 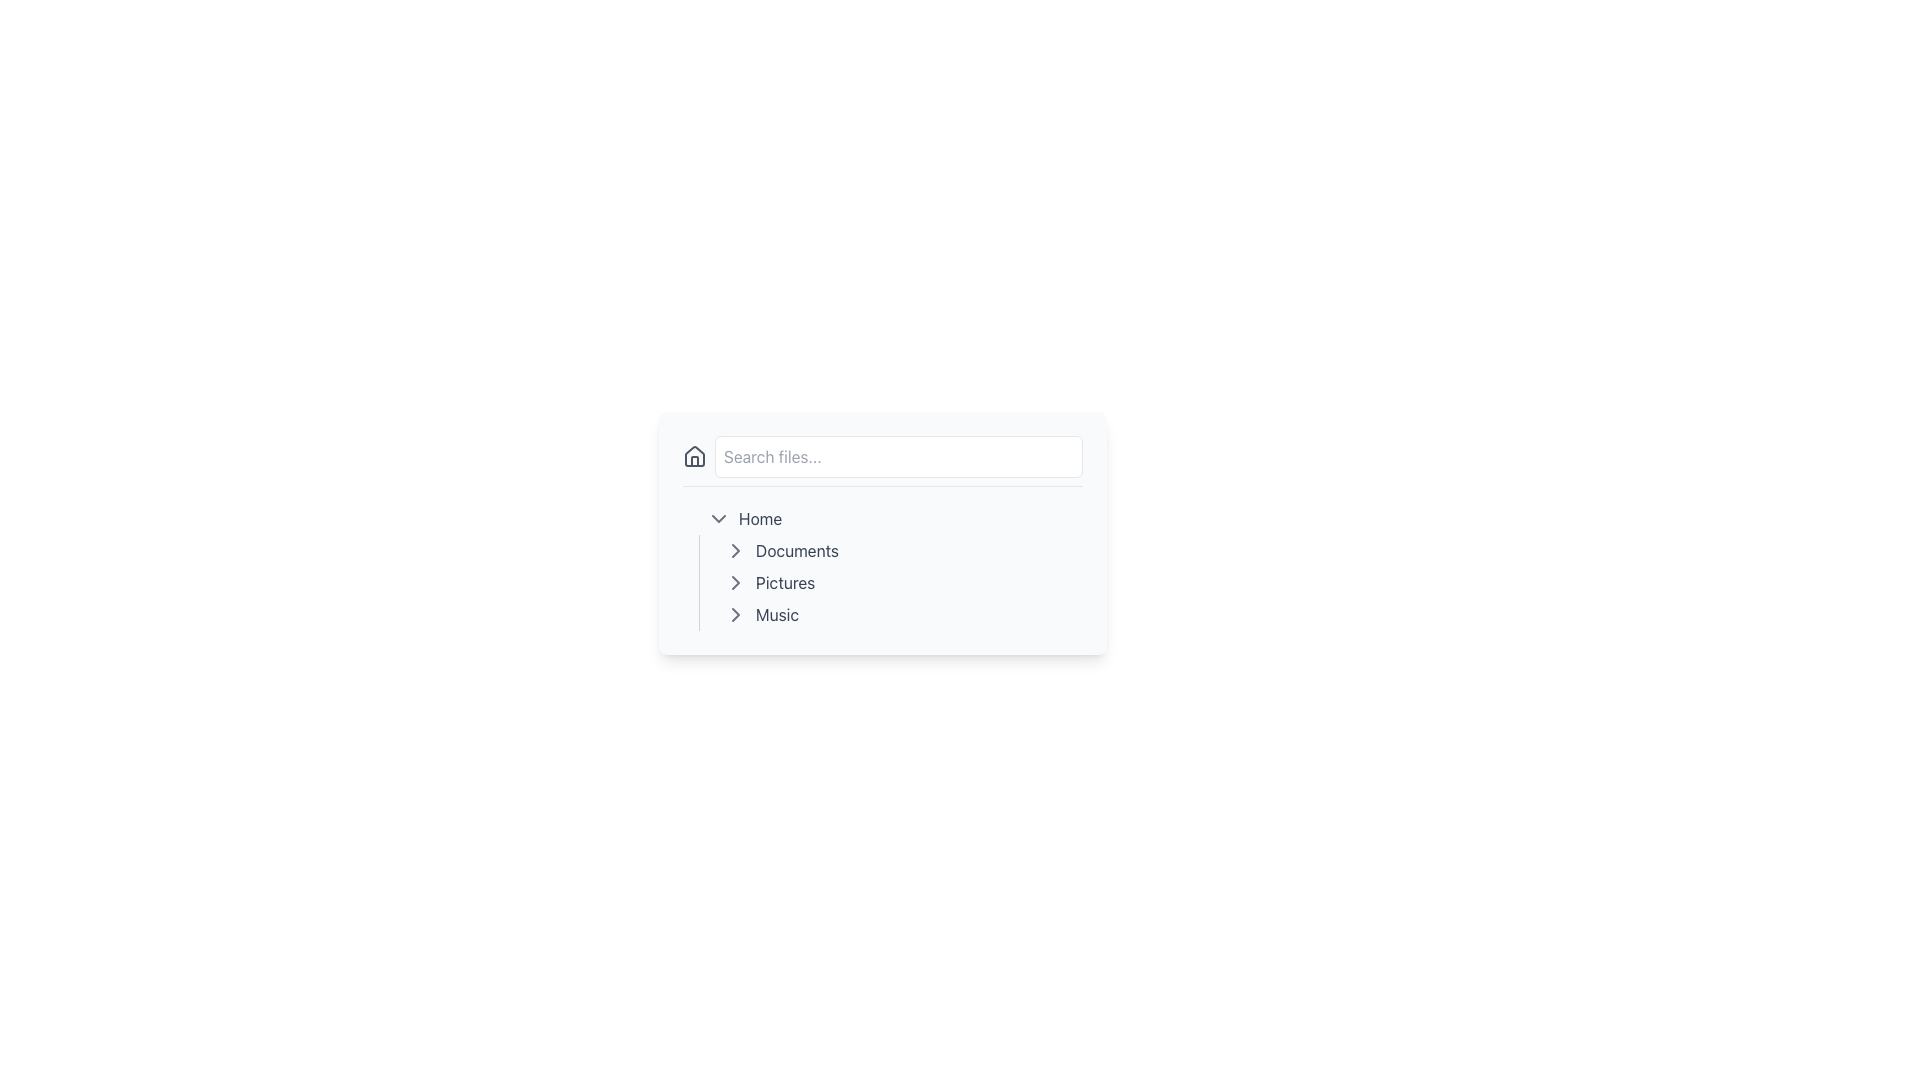 What do you see at coordinates (759, 518) in the screenshot?
I see `text label for the 'Home' section in the navigation list, located below the search bar and aligned left` at bounding box center [759, 518].